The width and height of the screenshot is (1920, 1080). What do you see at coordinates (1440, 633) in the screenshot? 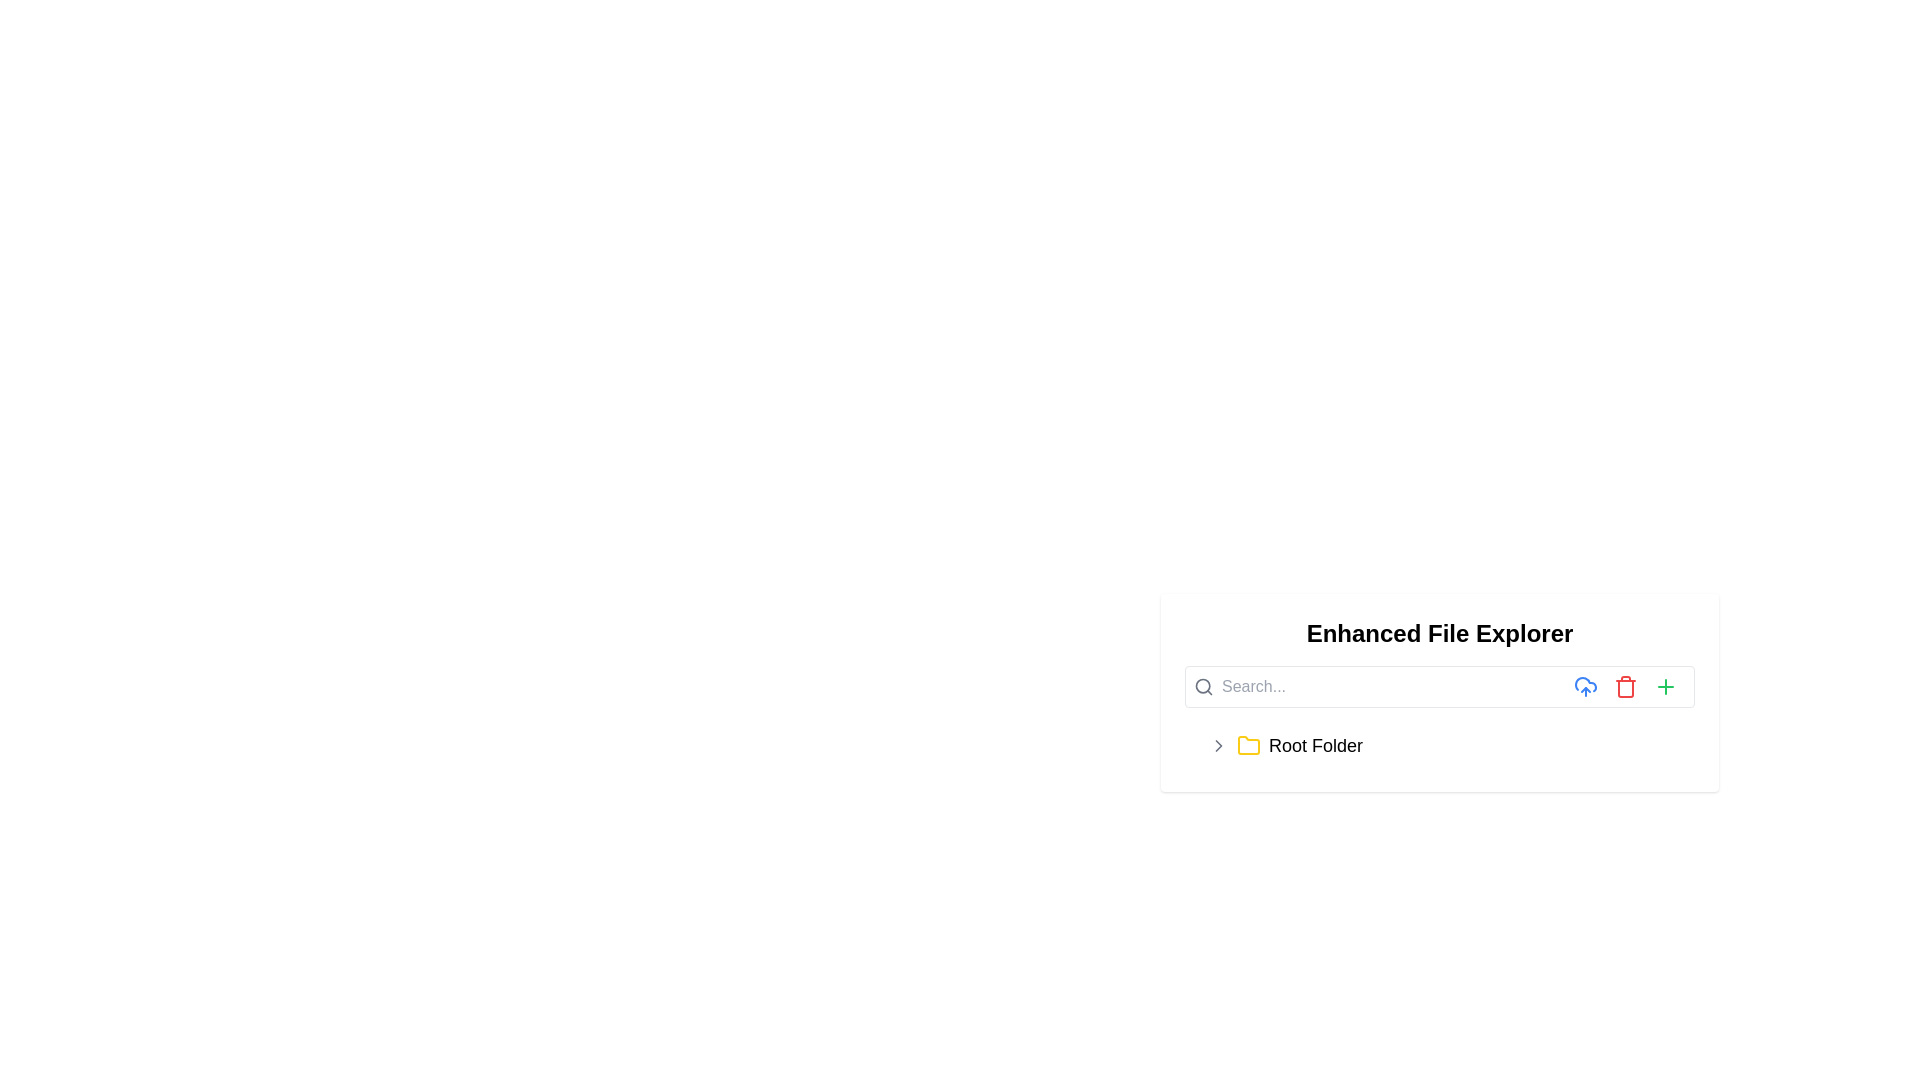
I see `header or title text indicating the purpose of the file exploration interface, located at the top center of its containing box, positioned above the search bar and folder display` at bounding box center [1440, 633].